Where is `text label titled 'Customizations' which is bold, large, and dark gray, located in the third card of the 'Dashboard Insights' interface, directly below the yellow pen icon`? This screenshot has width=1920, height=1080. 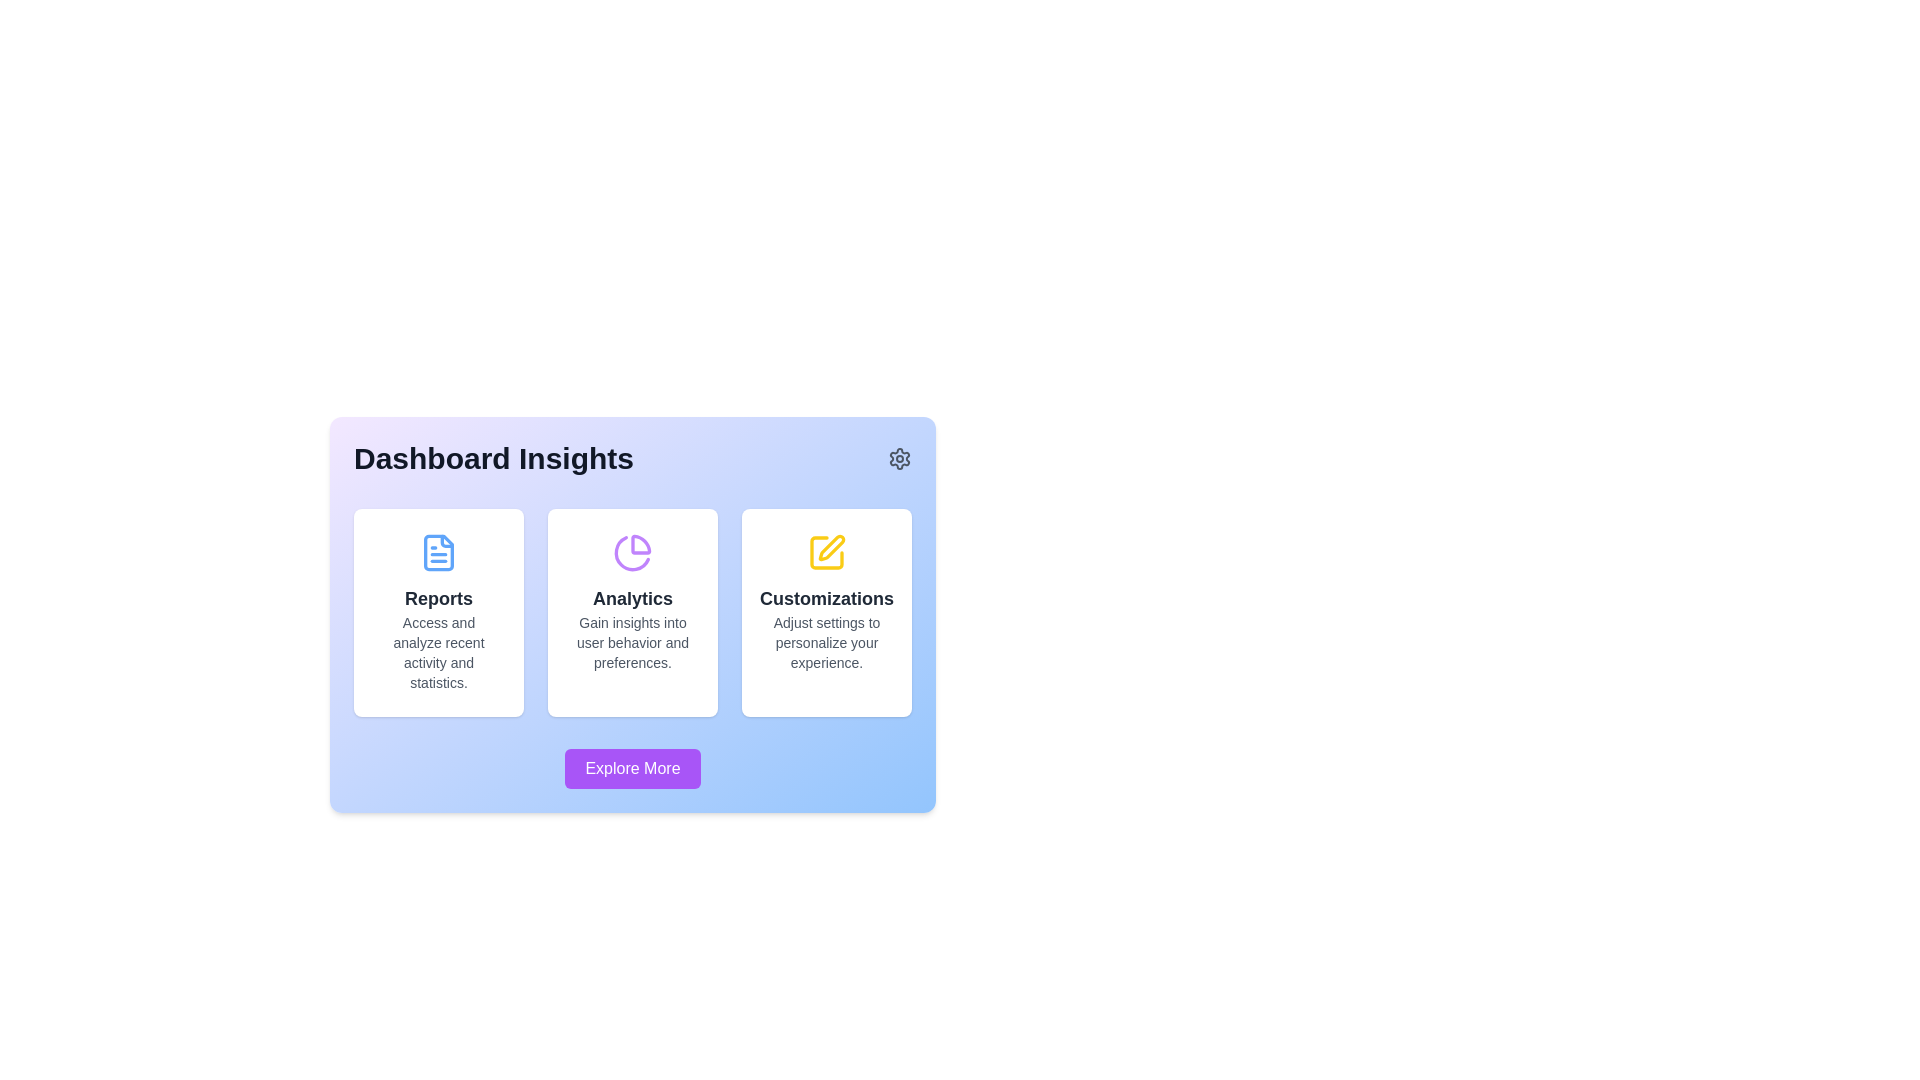
text label titled 'Customizations' which is bold, large, and dark gray, located in the third card of the 'Dashboard Insights' interface, directly below the yellow pen icon is located at coordinates (826, 597).